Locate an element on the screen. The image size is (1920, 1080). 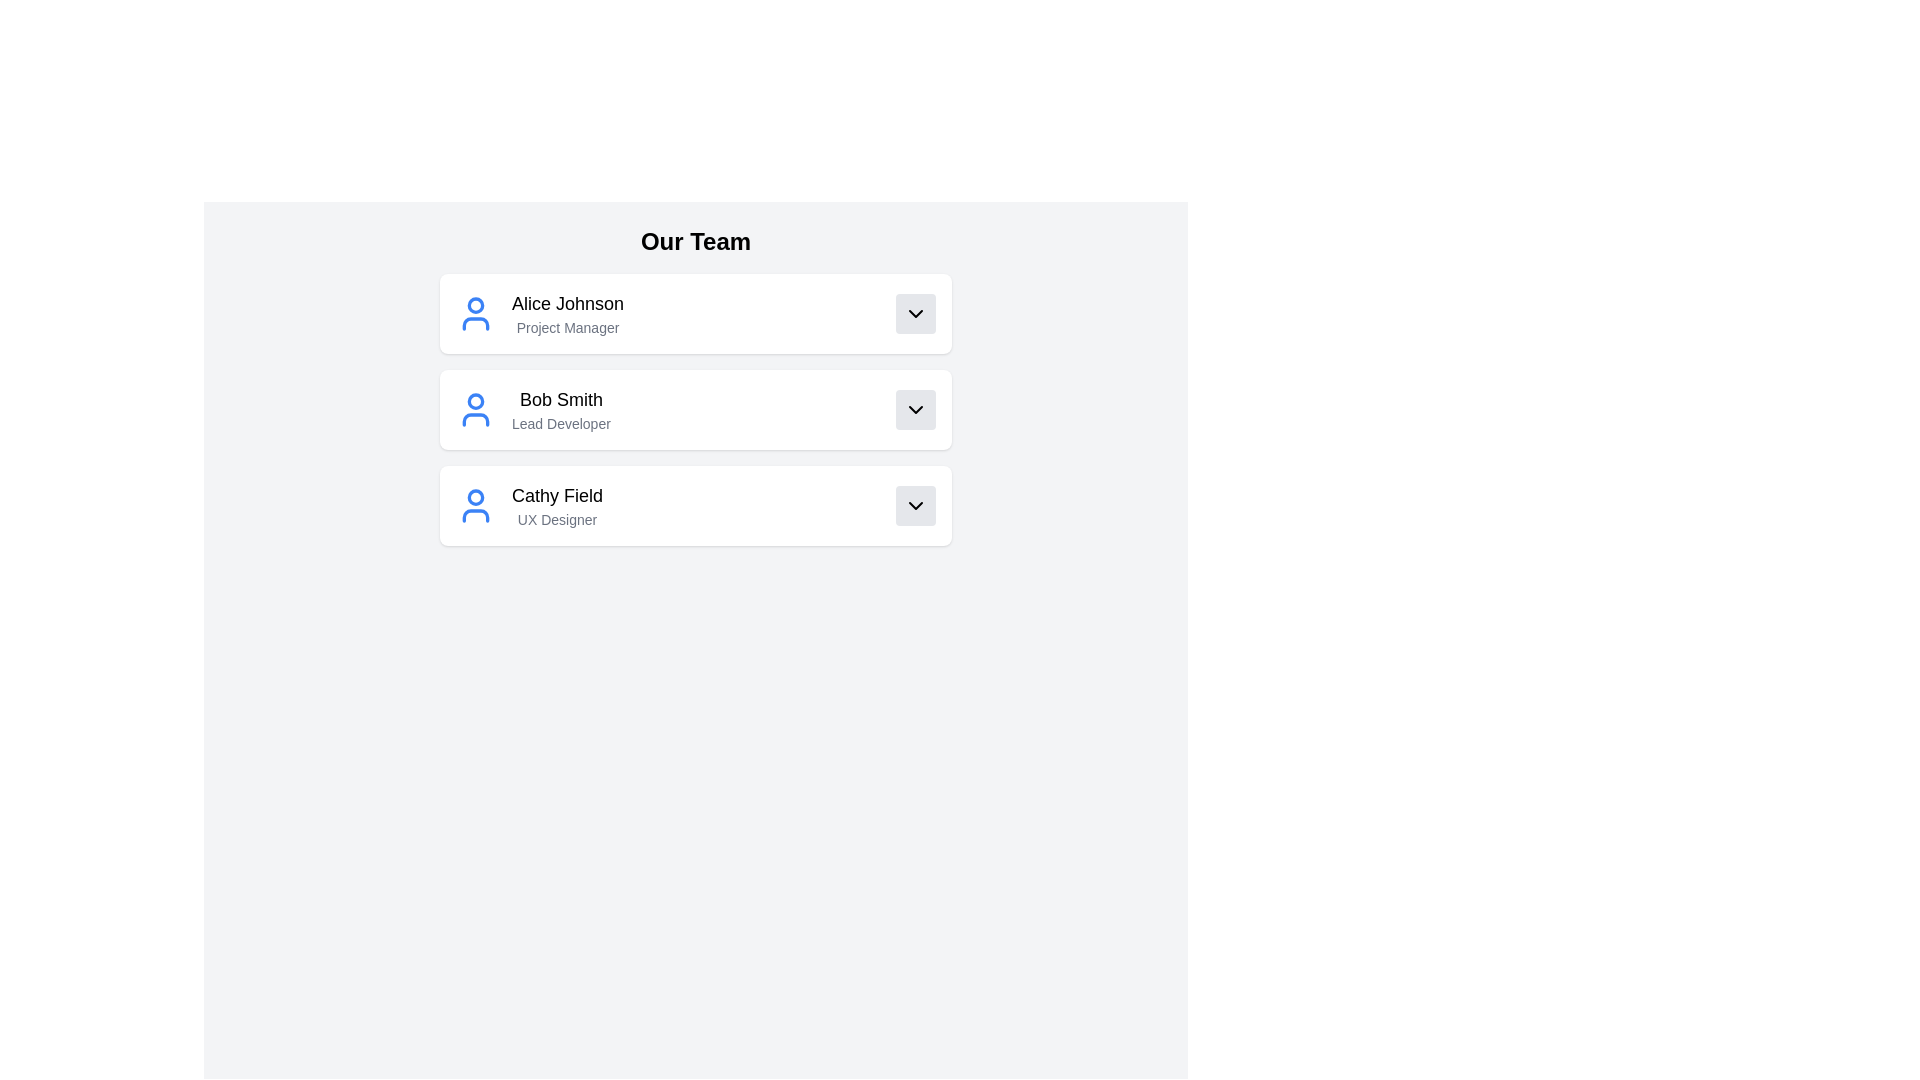
the Information Card displaying 'Alice Johnson', which includes a user avatar icon and the subtitle 'Project Manager', located at the top of the 'Our Team' section is located at coordinates (540, 313).